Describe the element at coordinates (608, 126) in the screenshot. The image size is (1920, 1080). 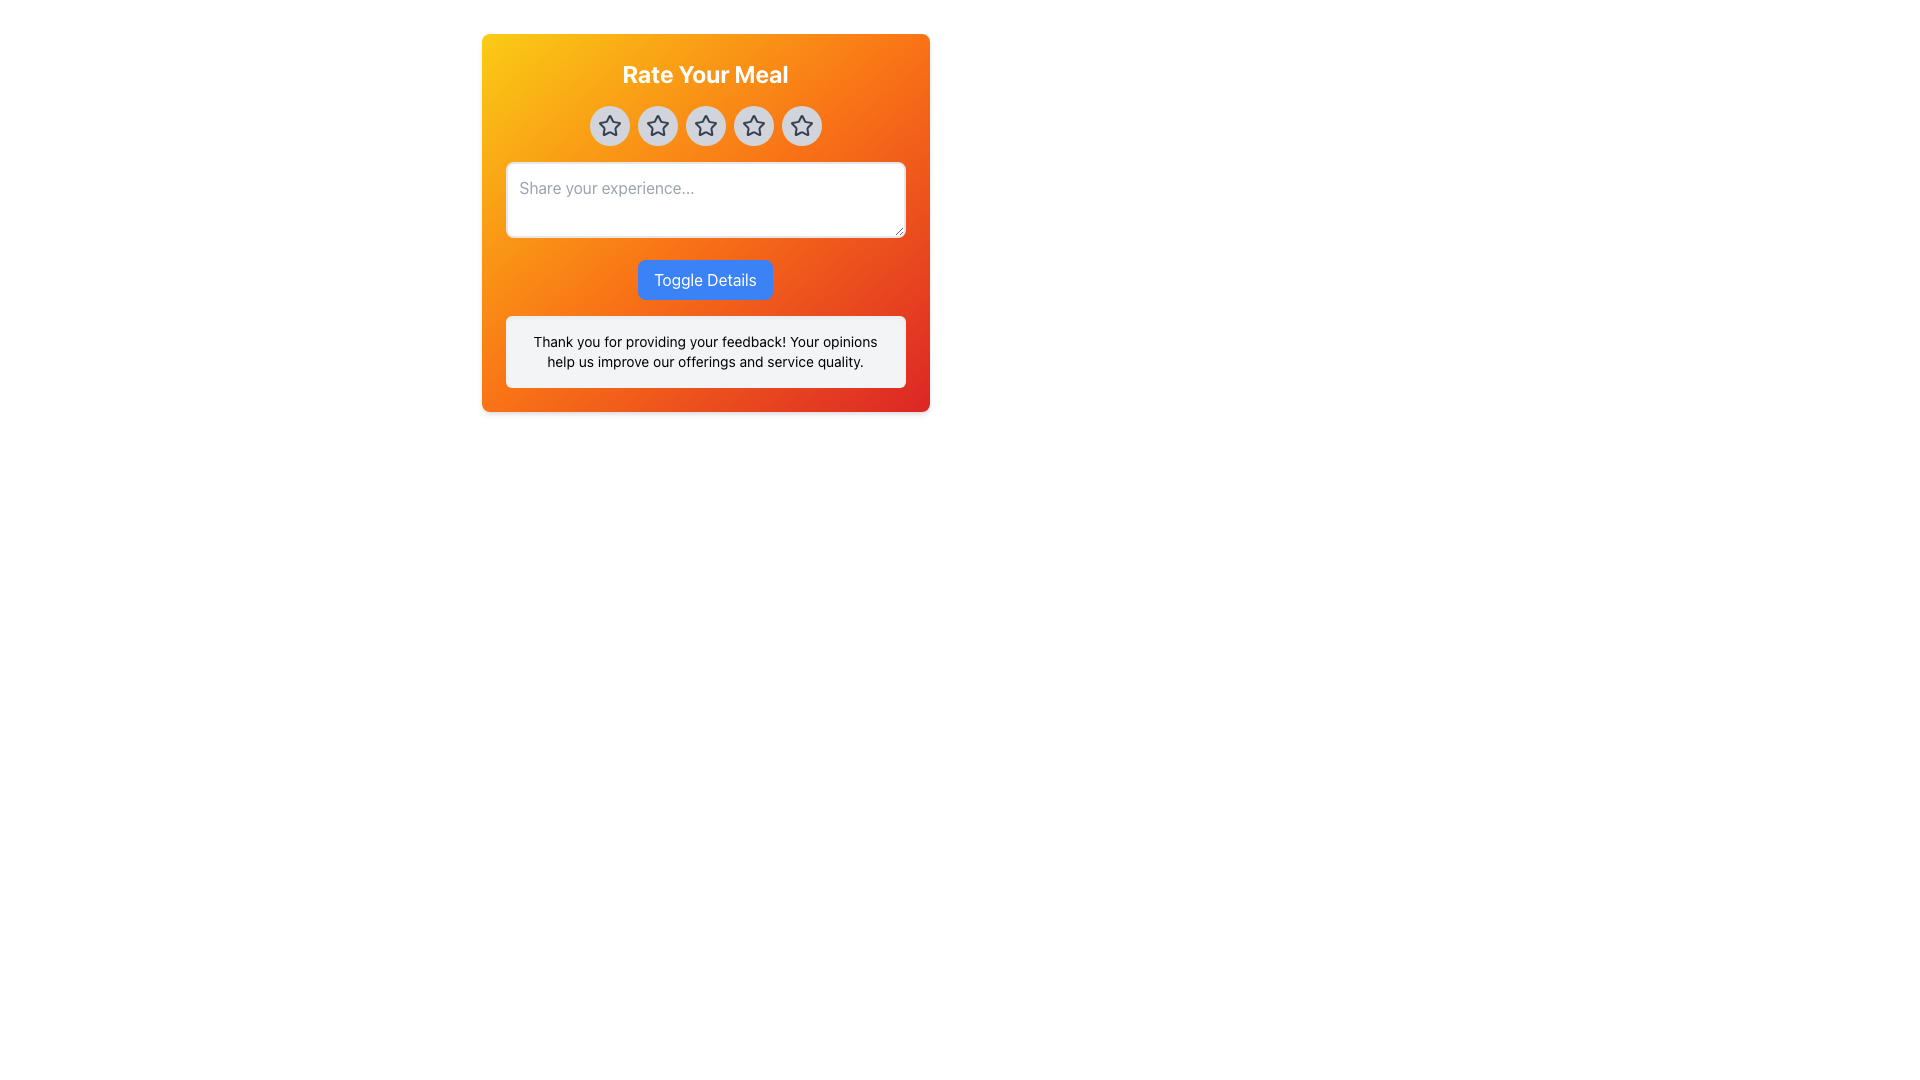
I see `the first gray star icon in the rating system` at that location.